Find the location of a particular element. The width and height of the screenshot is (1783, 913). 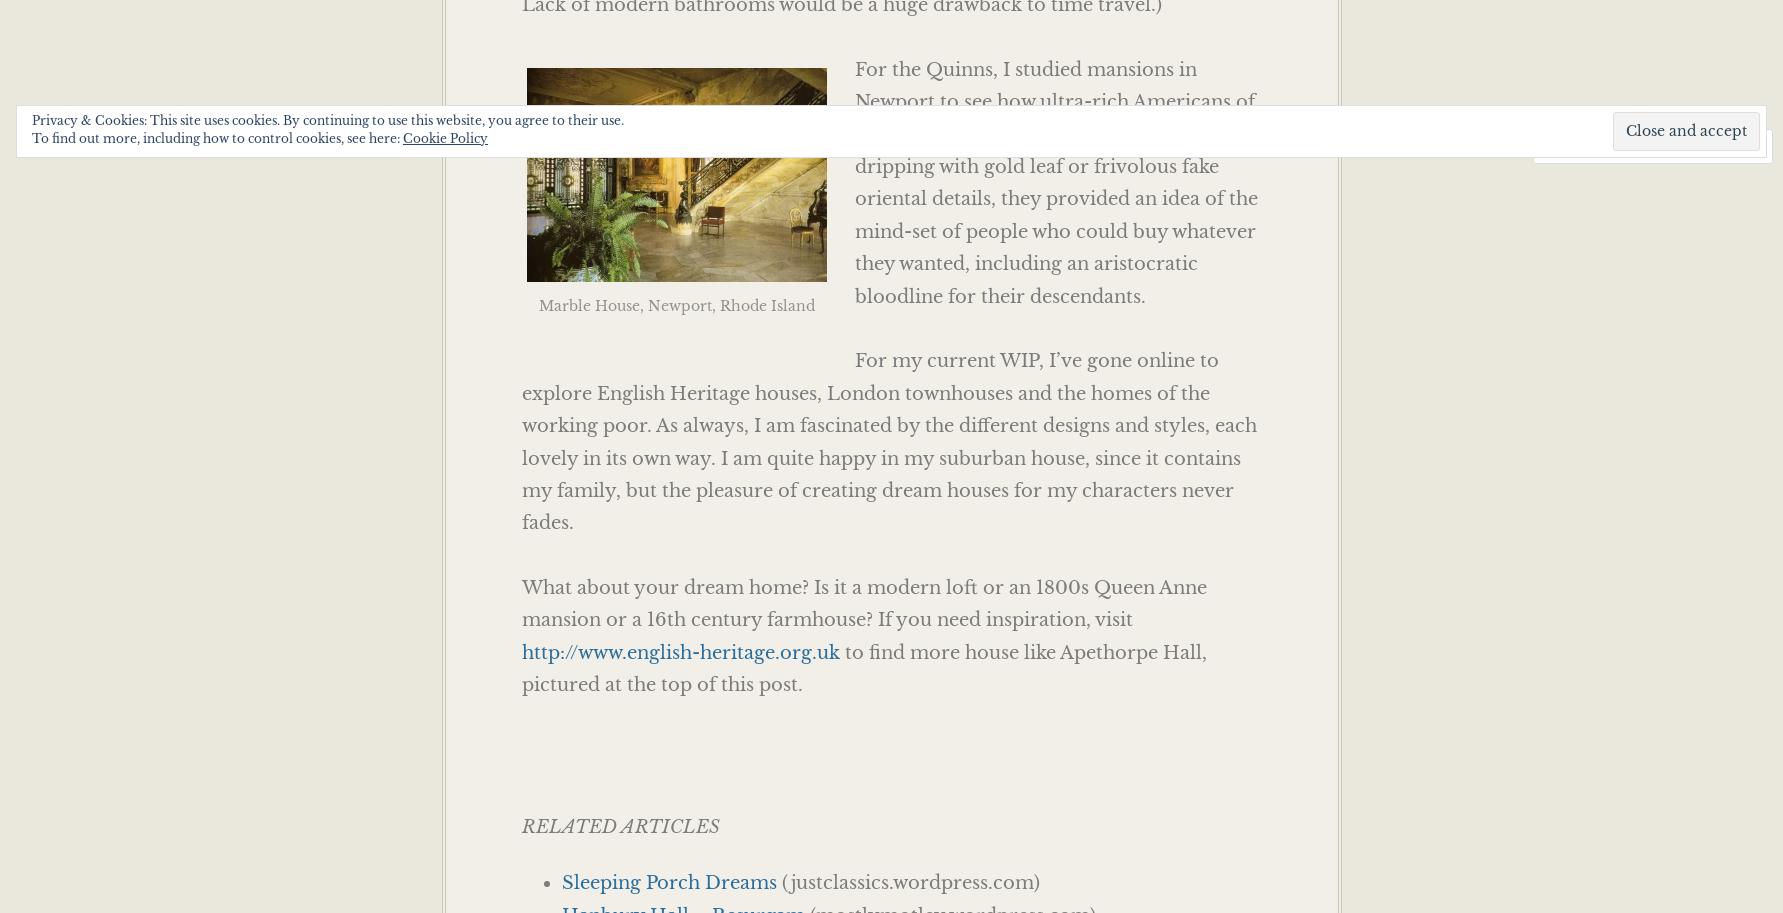

'Follow' is located at coordinates (1682, 145).